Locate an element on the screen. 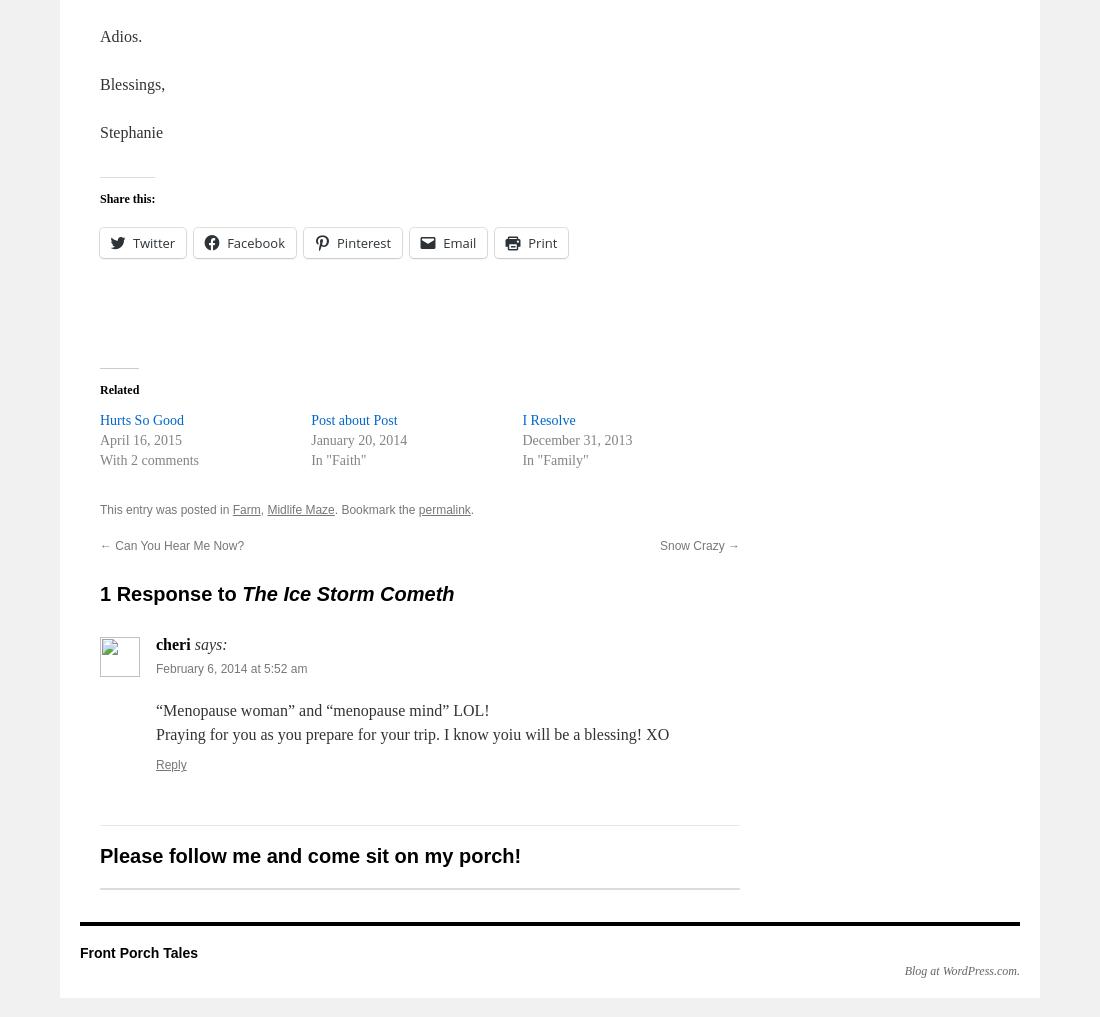  'Share this:' is located at coordinates (127, 199).